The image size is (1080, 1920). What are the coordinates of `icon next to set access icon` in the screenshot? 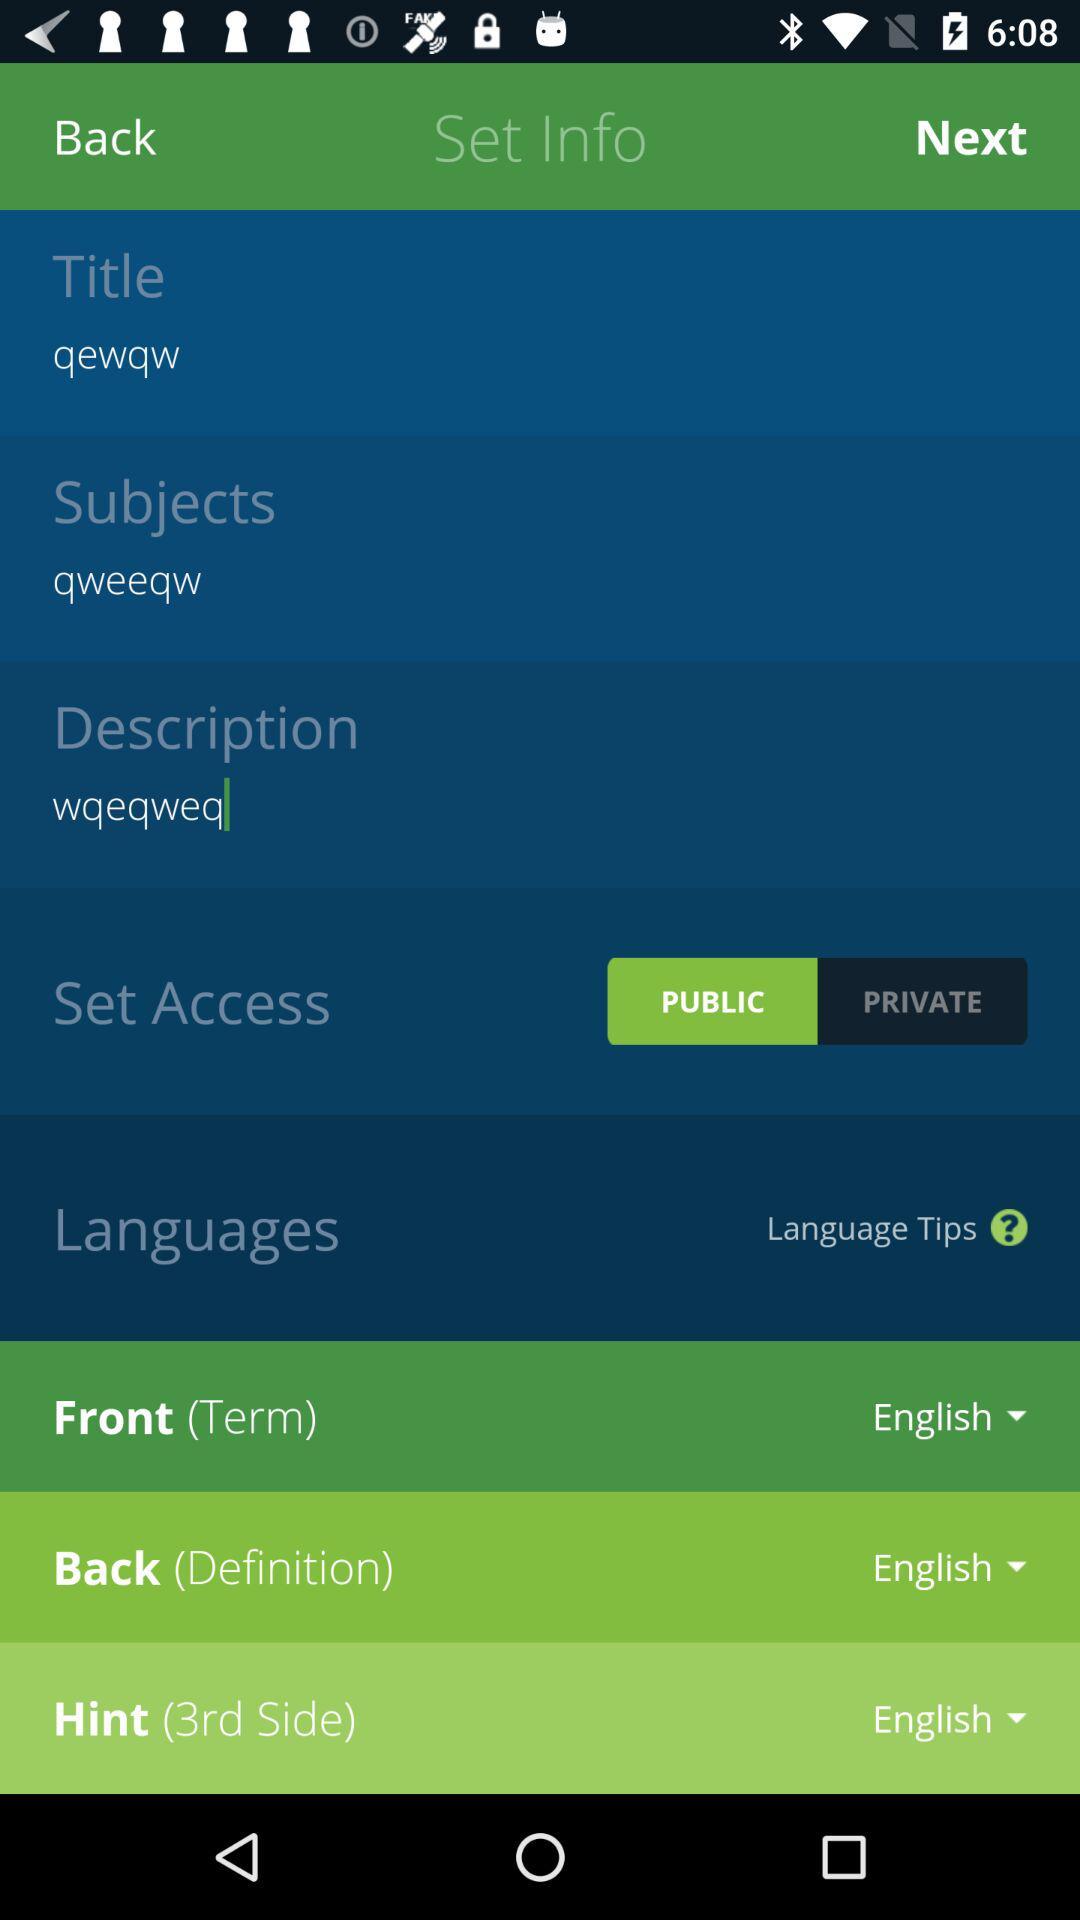 It's located at (711, 1001).